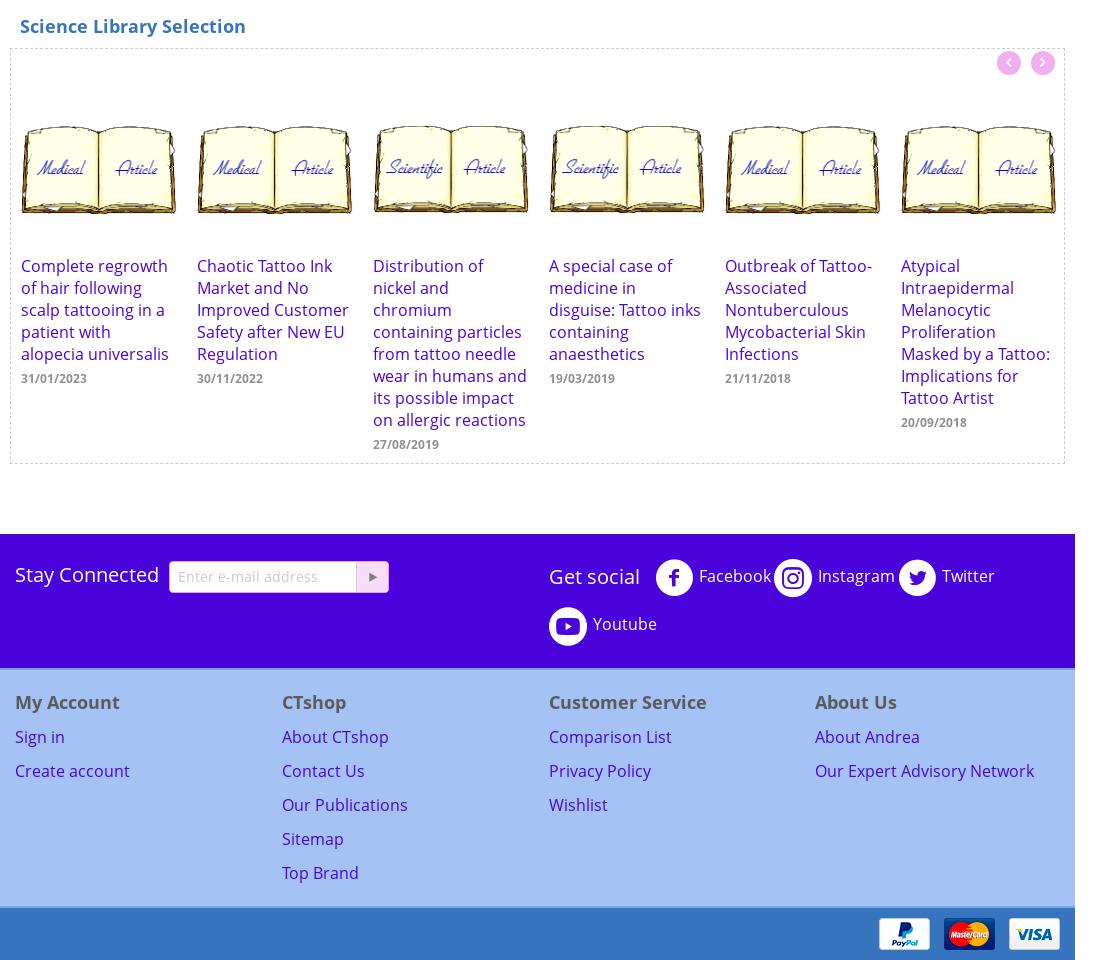  I want to click on 'About Us', so click(854, 700).